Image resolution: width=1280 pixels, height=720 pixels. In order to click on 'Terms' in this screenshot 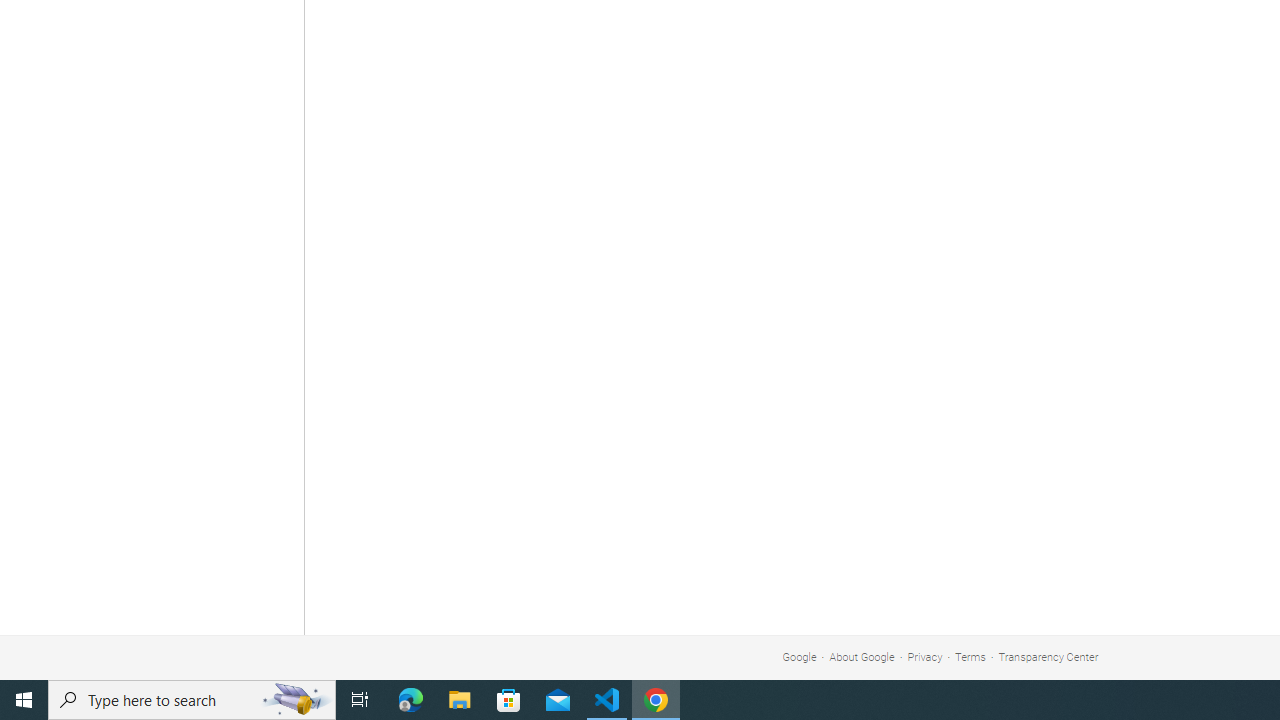, I will do `click(970, 657)`.